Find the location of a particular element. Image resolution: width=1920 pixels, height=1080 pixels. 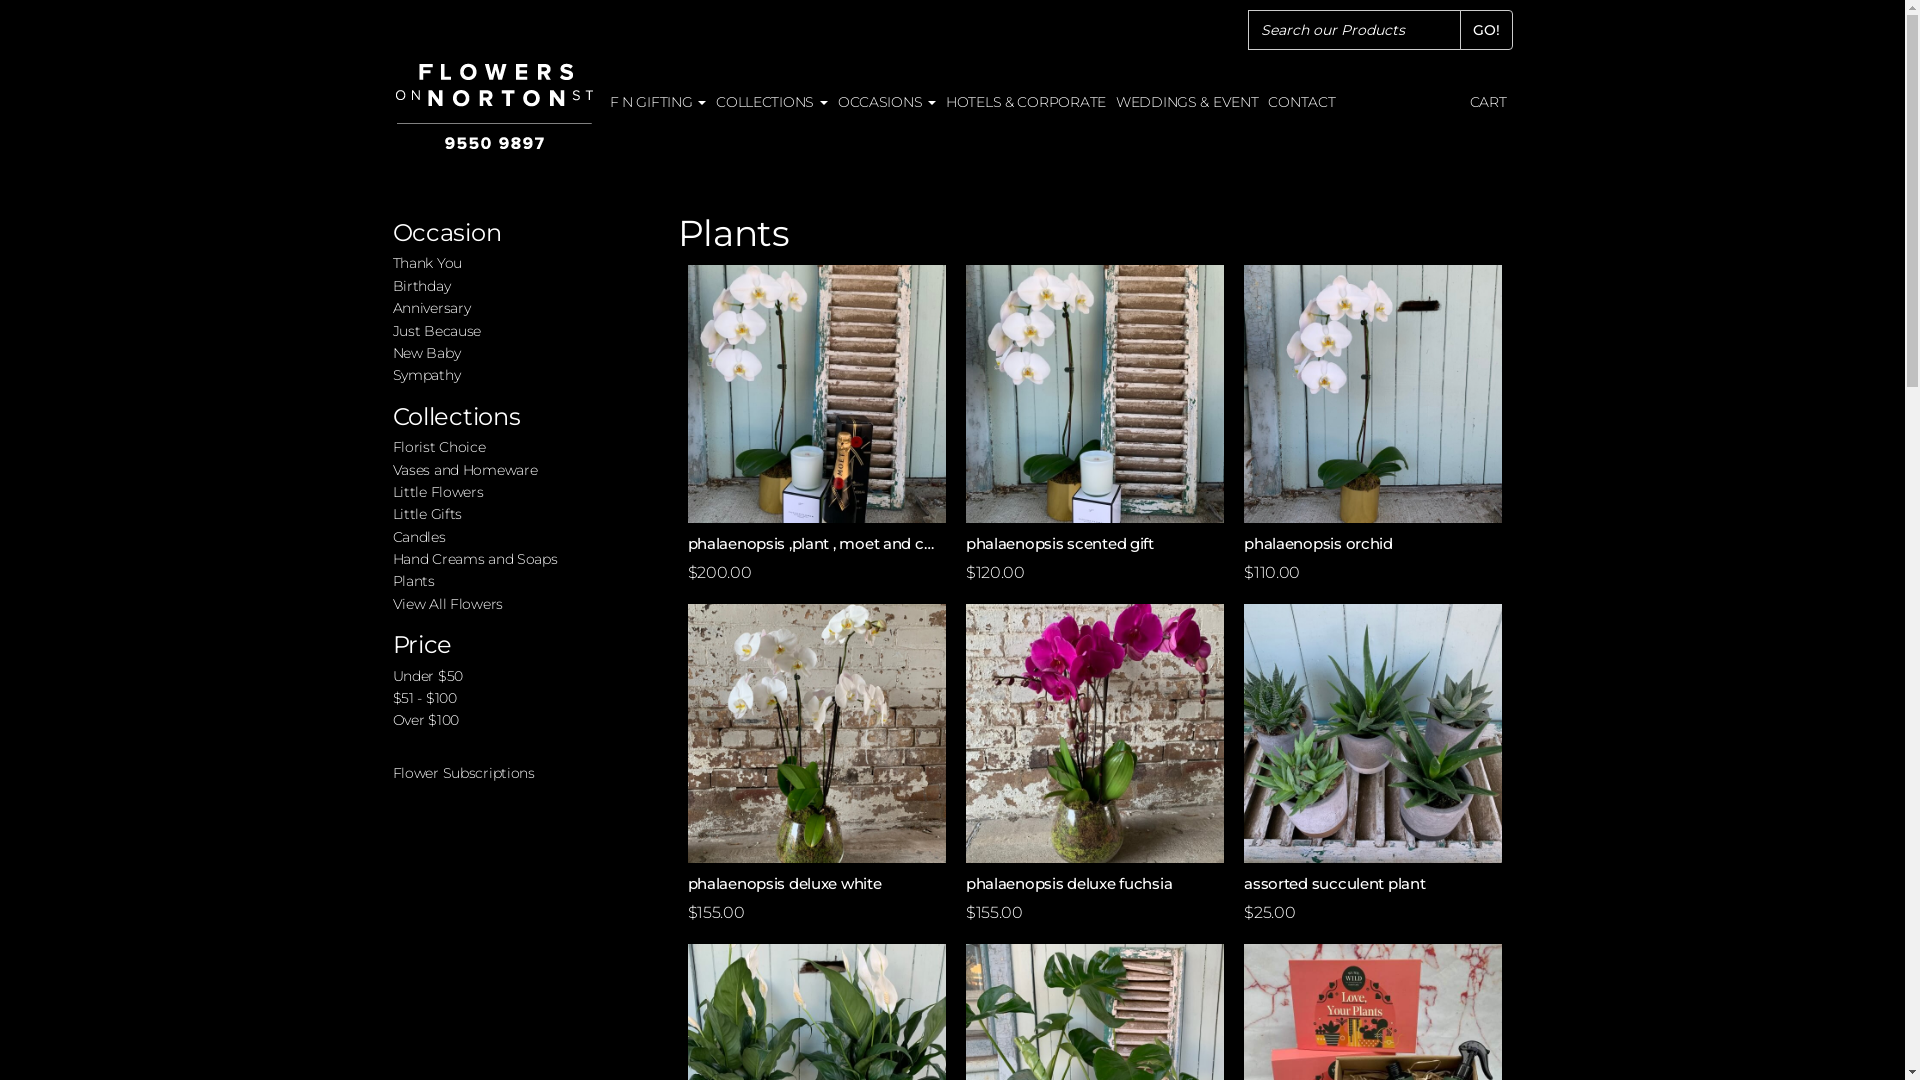

'Flower Subscriptions' is located at coordinates (392, 771).